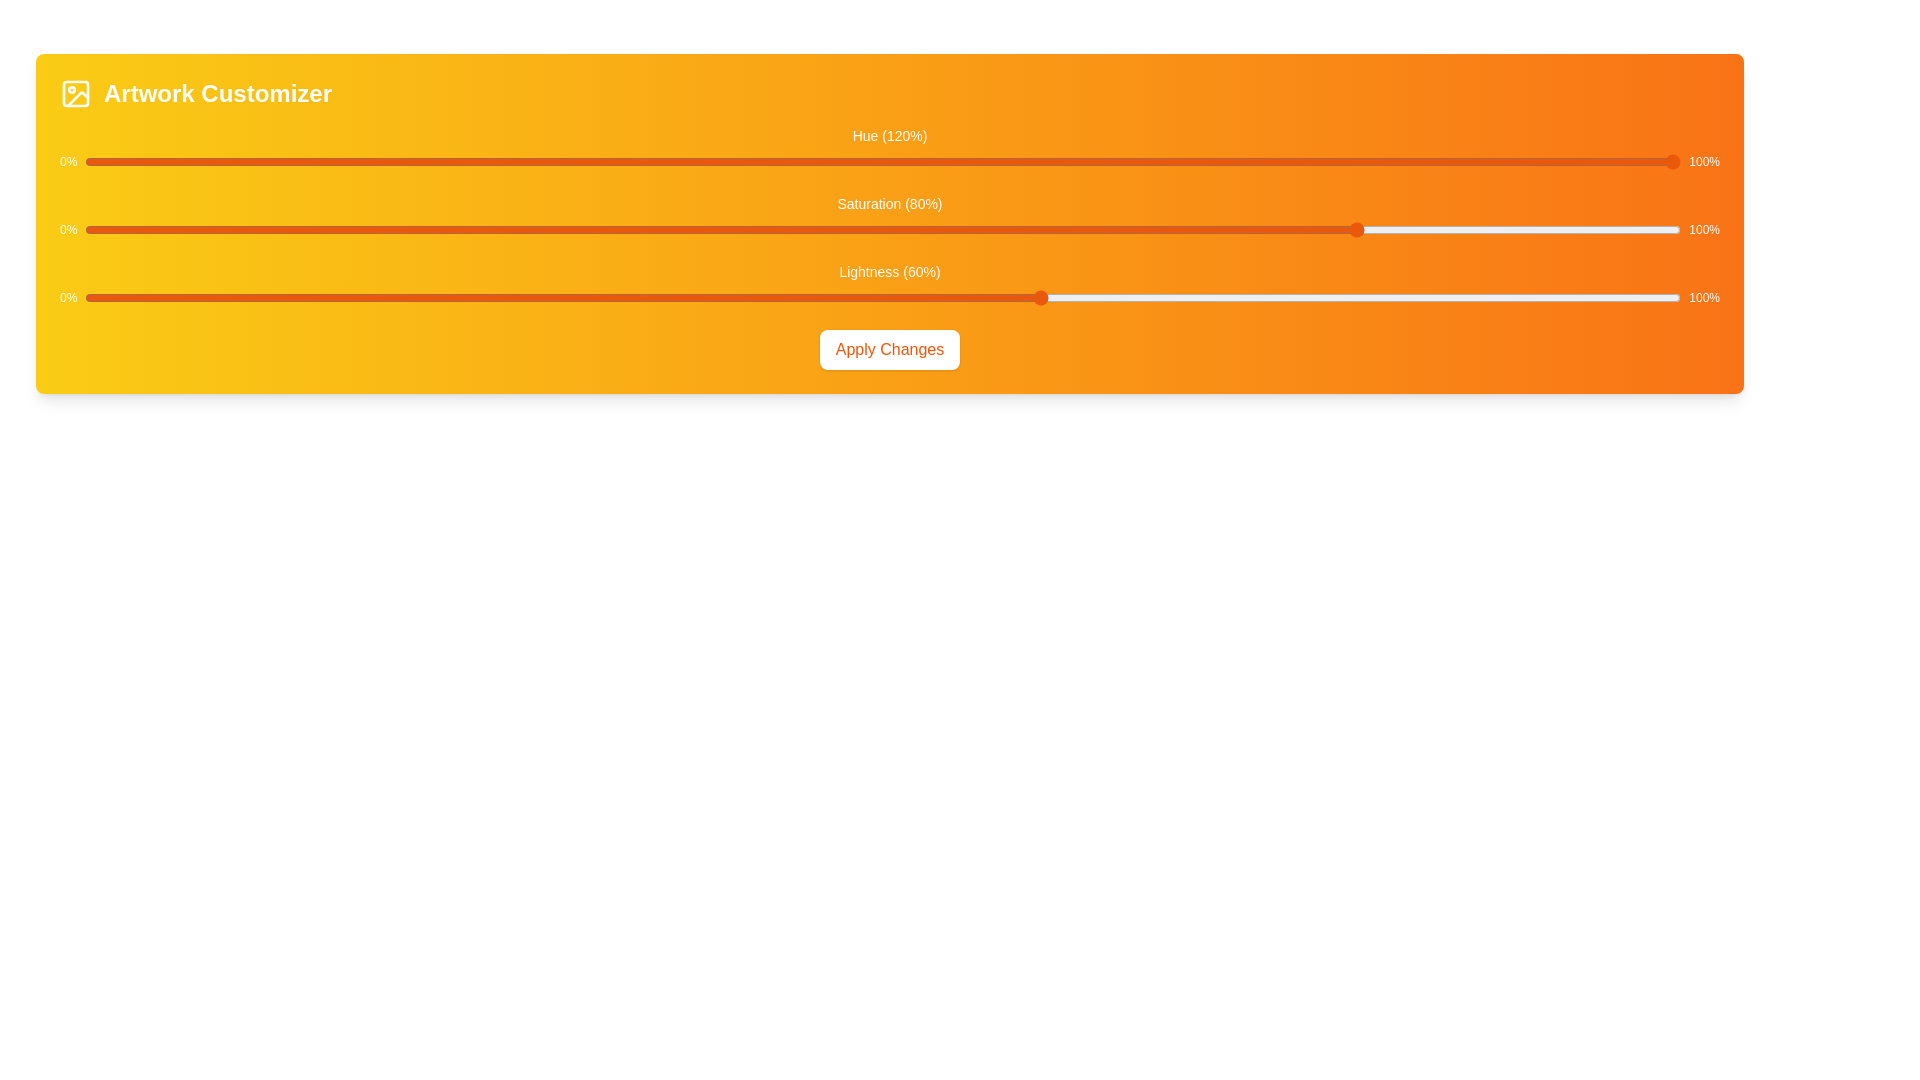 This screenshot has width=1920, height=1080. Describe the element at coordinates (1089, 229) in the screenshot. I see `the saturation slider to set its value to 63%` at that location.